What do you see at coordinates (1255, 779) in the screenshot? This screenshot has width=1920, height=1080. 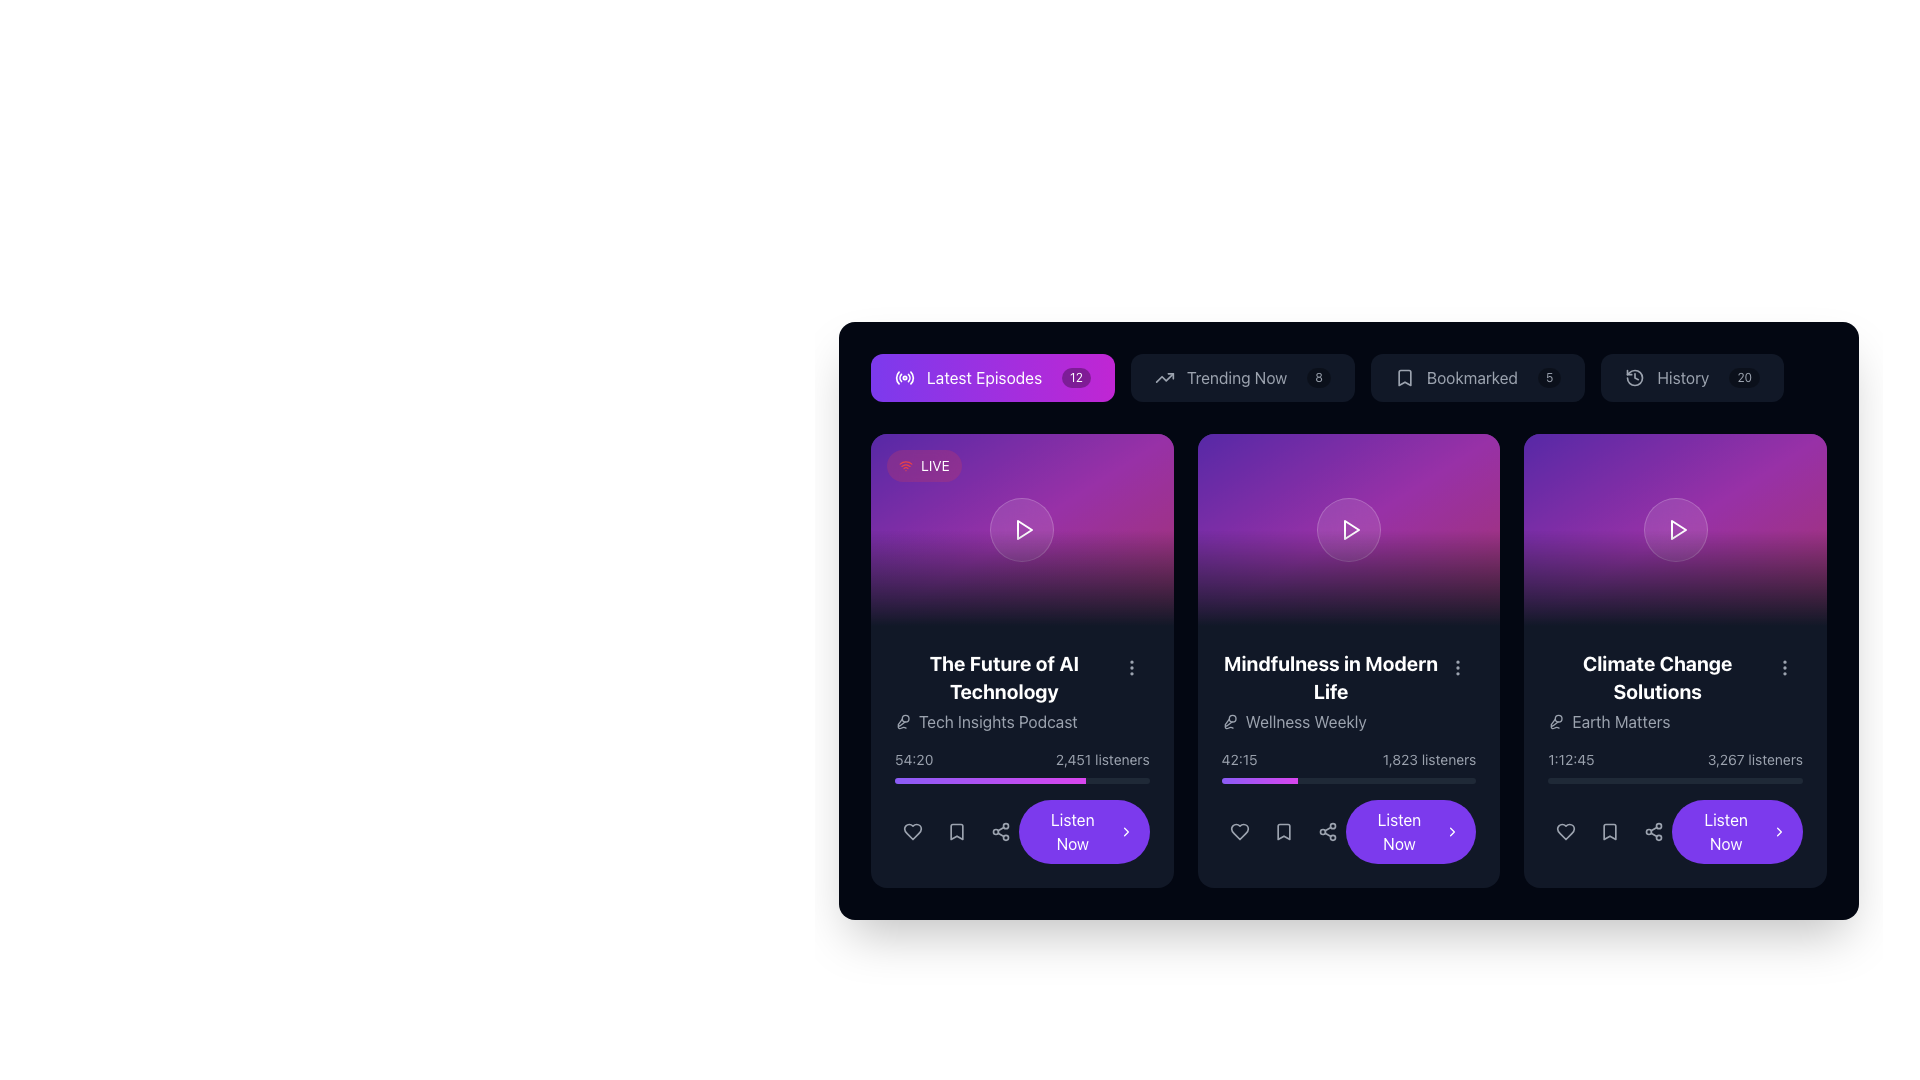 I see `progress` at bounding box center [1255, 779].